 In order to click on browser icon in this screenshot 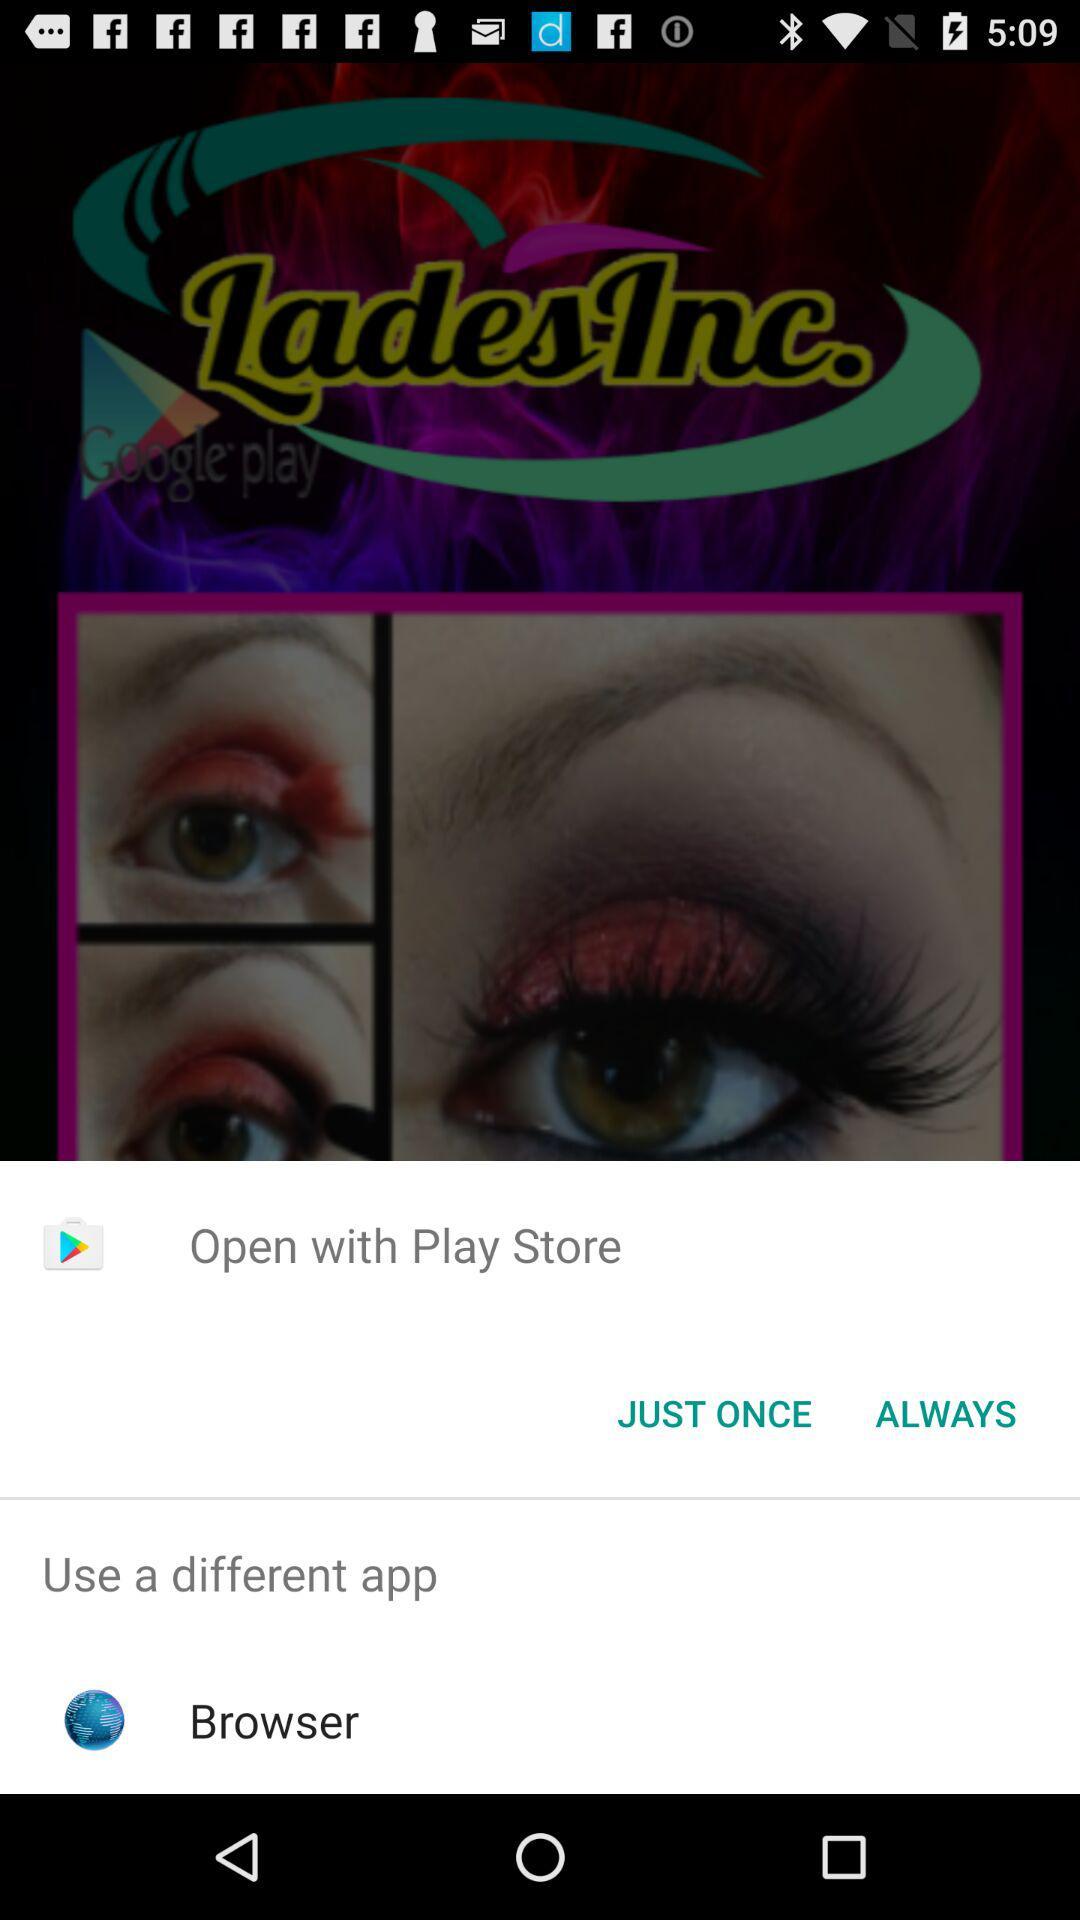, I will do `click(274, 1719)`.